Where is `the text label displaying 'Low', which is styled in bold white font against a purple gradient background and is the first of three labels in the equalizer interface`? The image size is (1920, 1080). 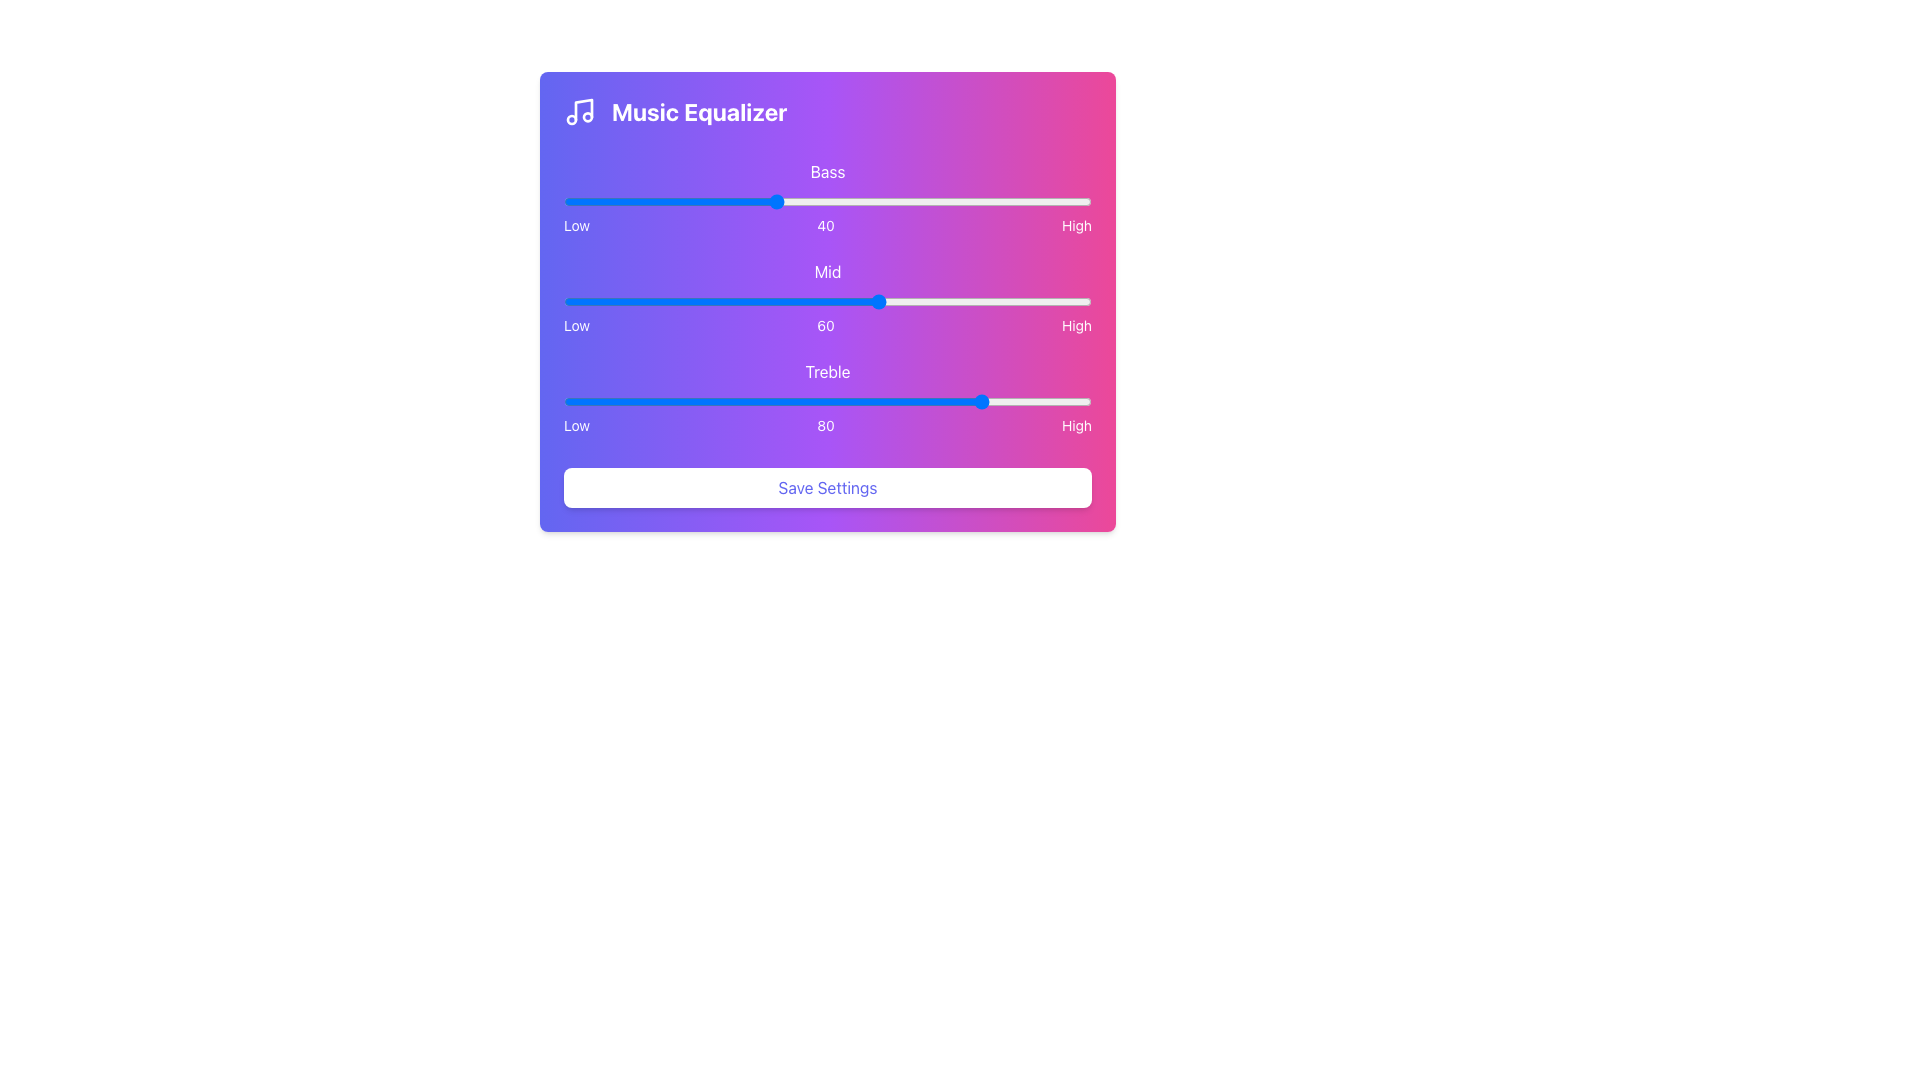 the text label displaying 'Low', which is styled in bold white font against a purple gradient background and is the first of three labels in the equalizer interface is located at coordinates (575, 424).